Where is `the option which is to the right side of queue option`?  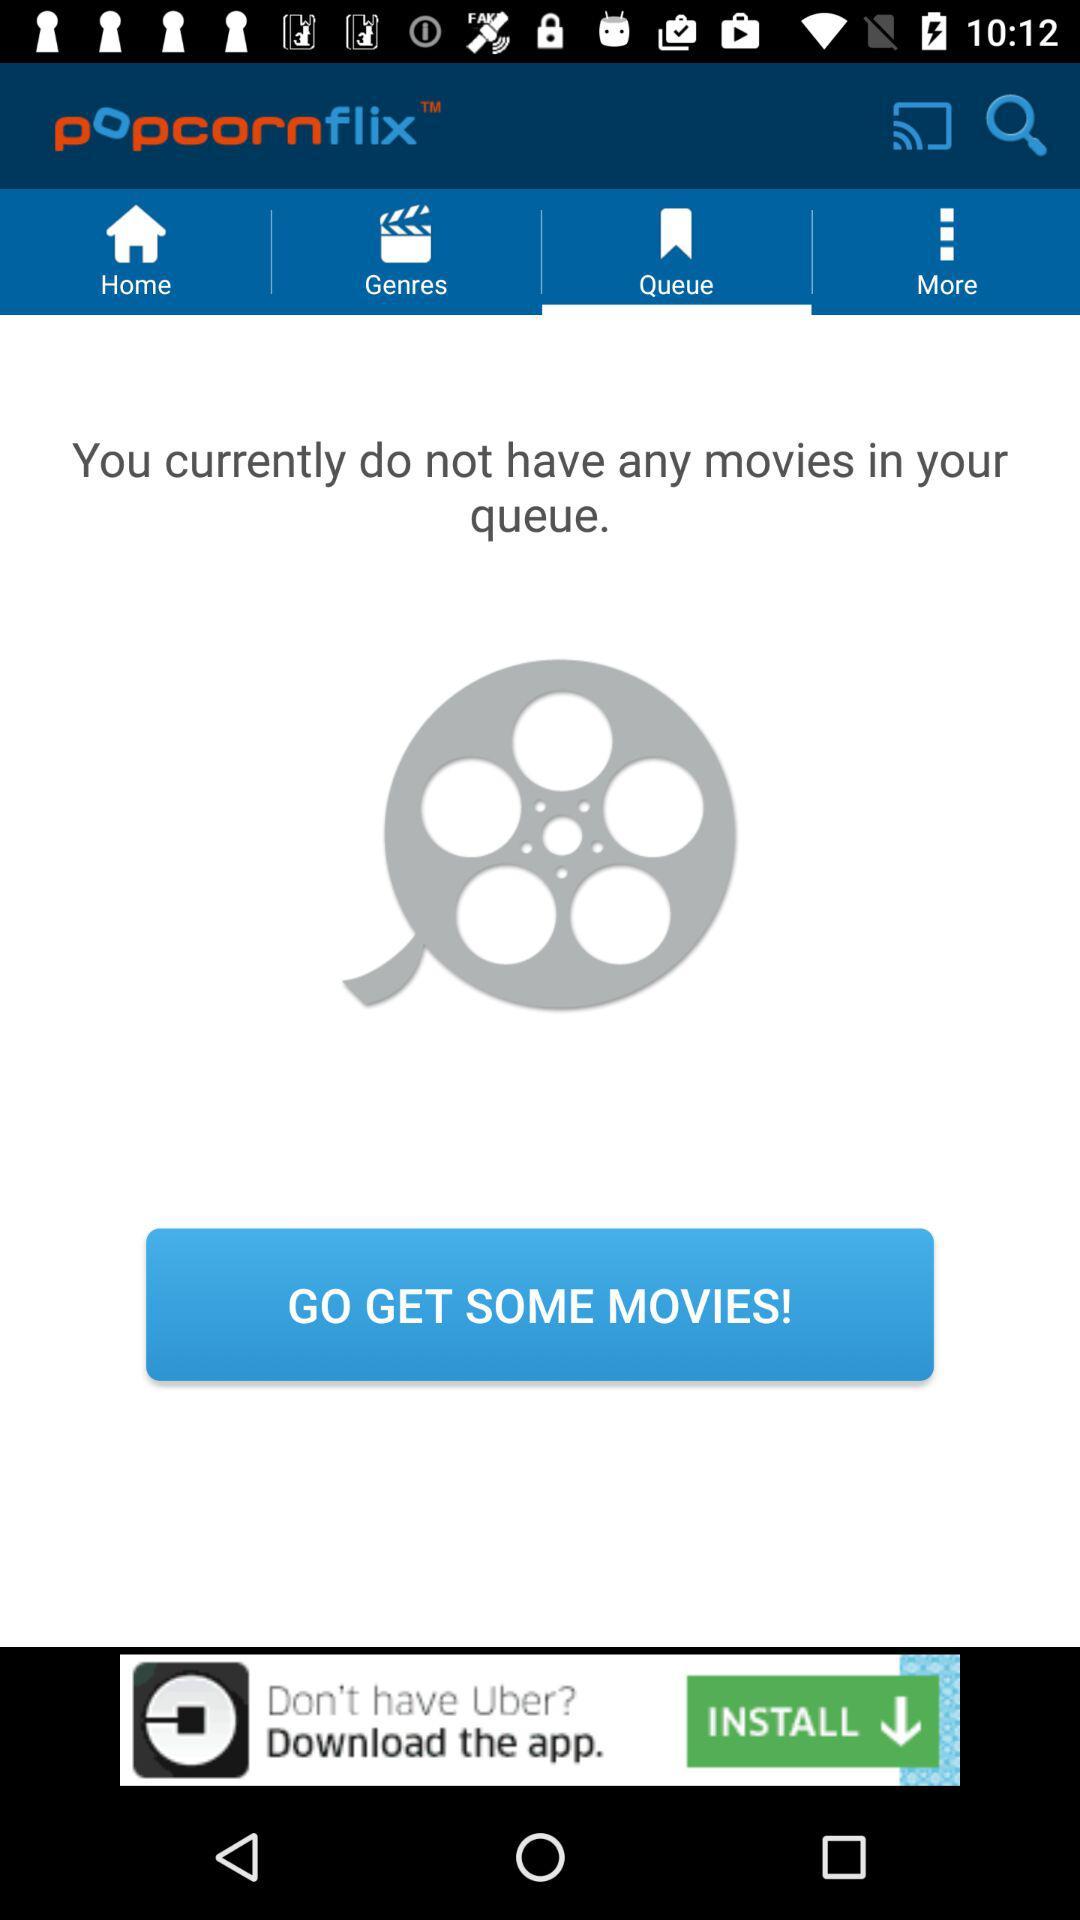
the option which is to the right side of queue option is located at coordinates (945, 251).